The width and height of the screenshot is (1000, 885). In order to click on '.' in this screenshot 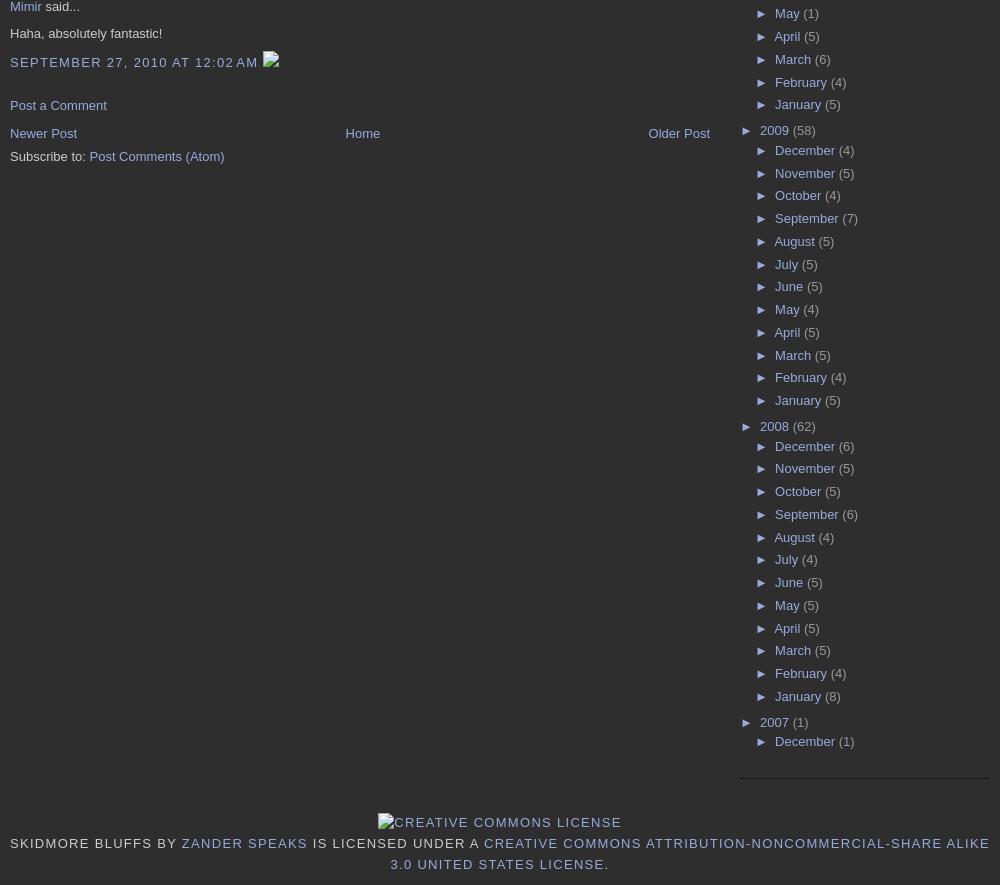, I will do `click(605, 862)`.